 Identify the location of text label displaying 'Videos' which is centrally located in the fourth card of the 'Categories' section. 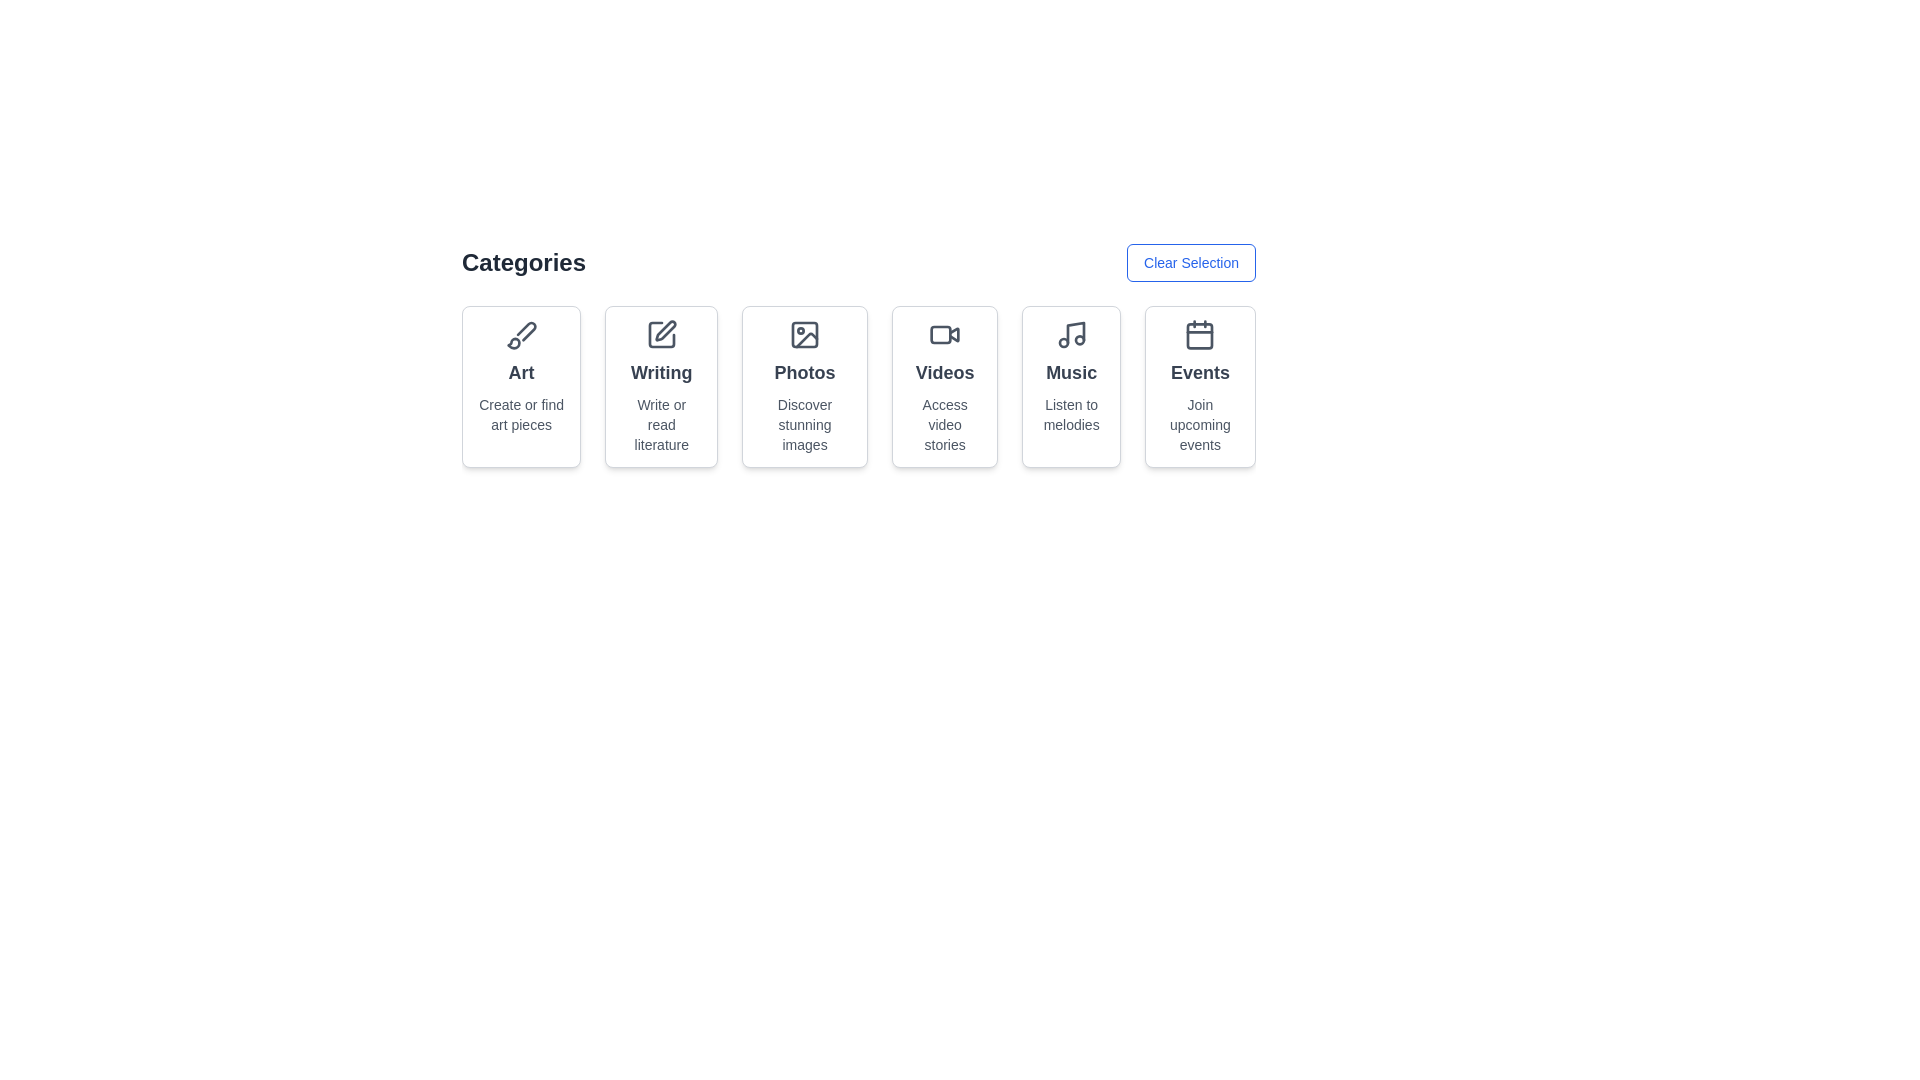
(944, 373).